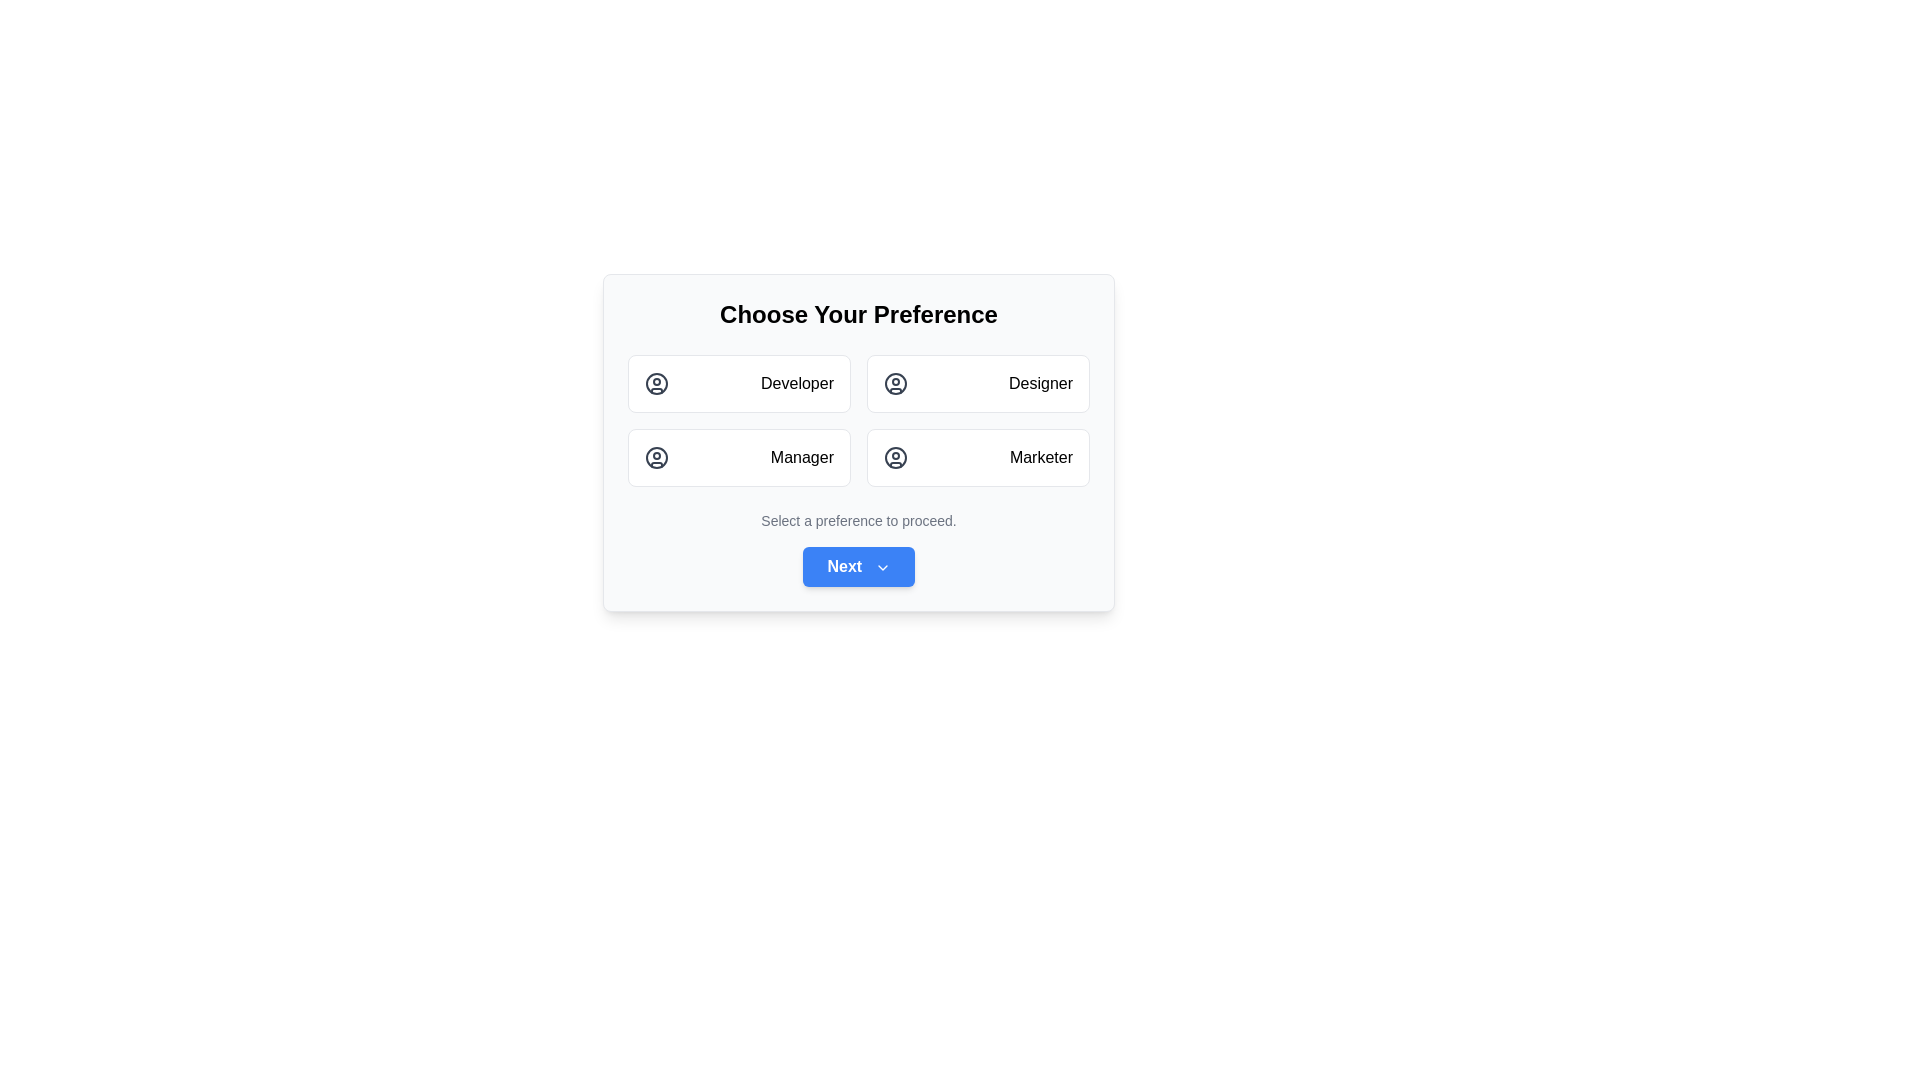 The height and width of the screenshot is (1080, 1920). Describe the element at coordinates (657, 458) in the screenshot. I see `the outer circle of the 'Manager' option in the bottom-left corner of the grid` at that location.